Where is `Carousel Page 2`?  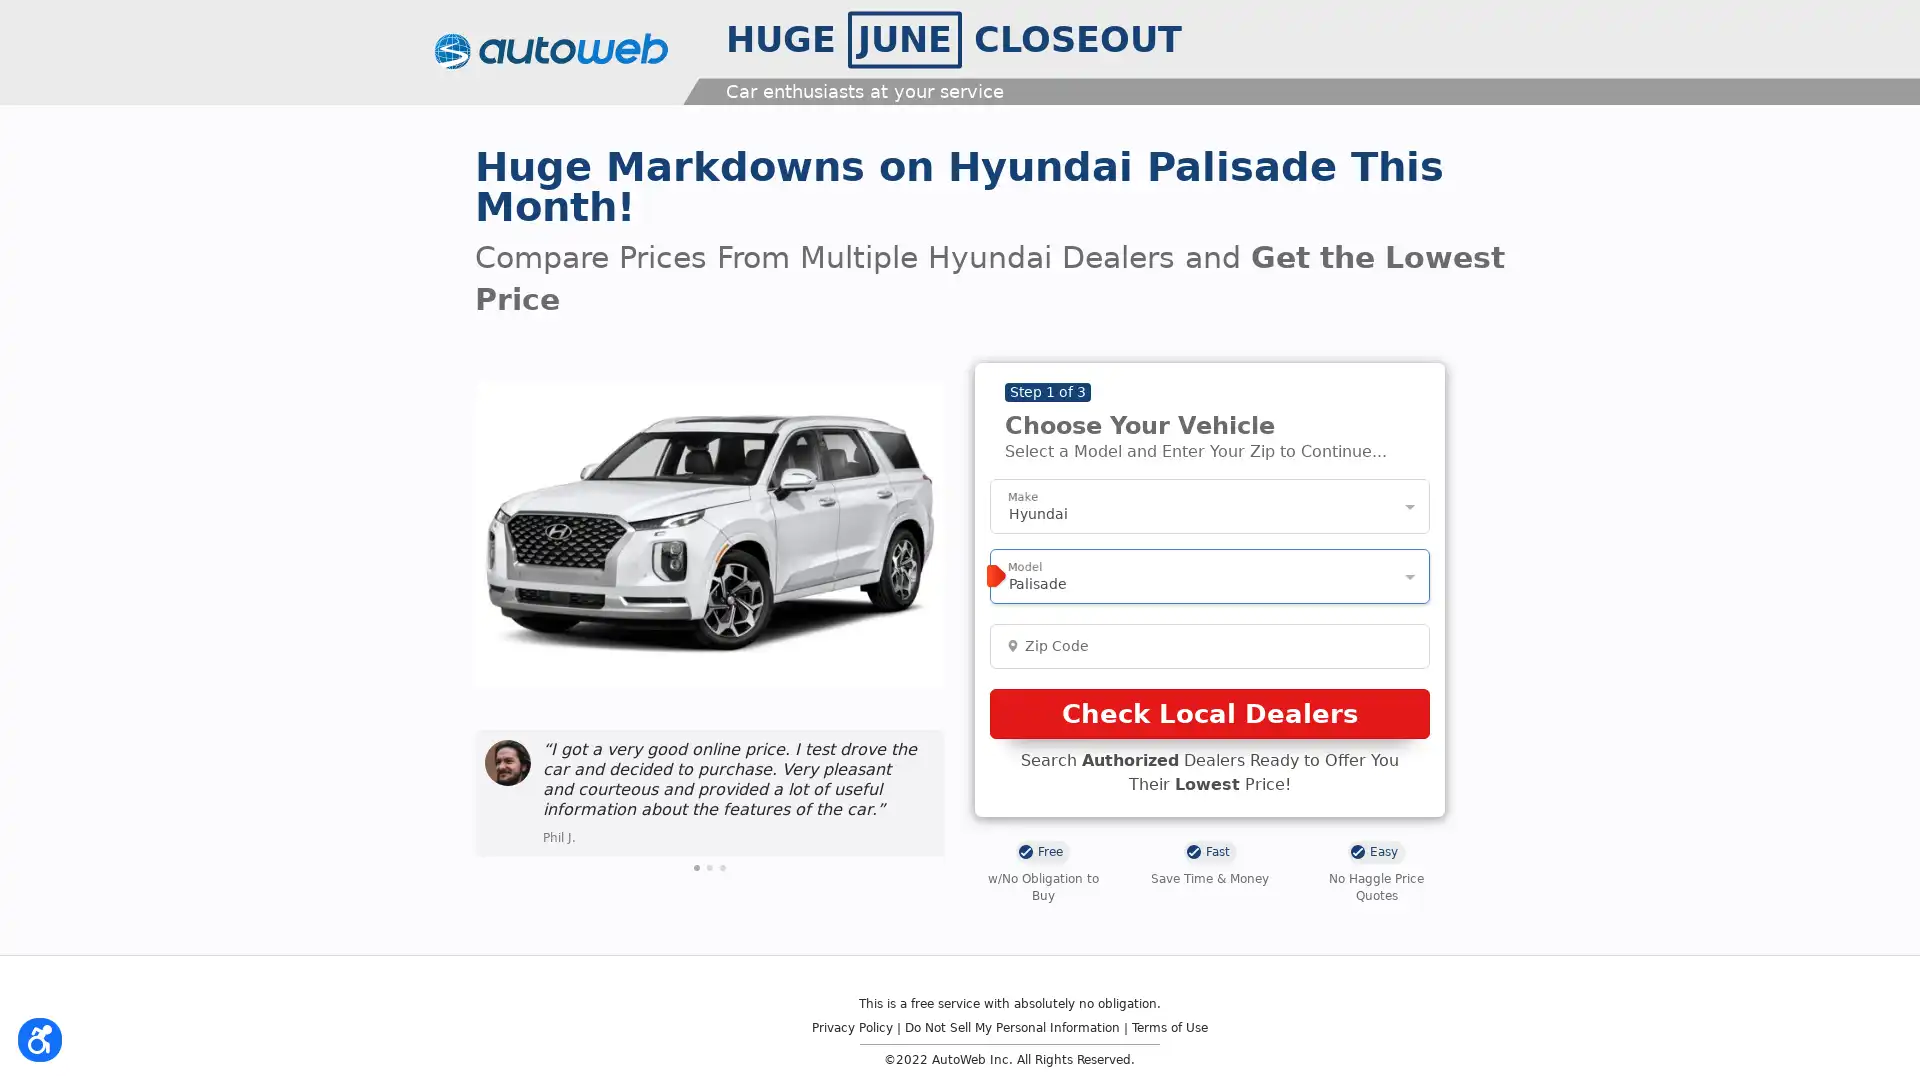 Carousel Page 2 is located at coordinates (710, 866).